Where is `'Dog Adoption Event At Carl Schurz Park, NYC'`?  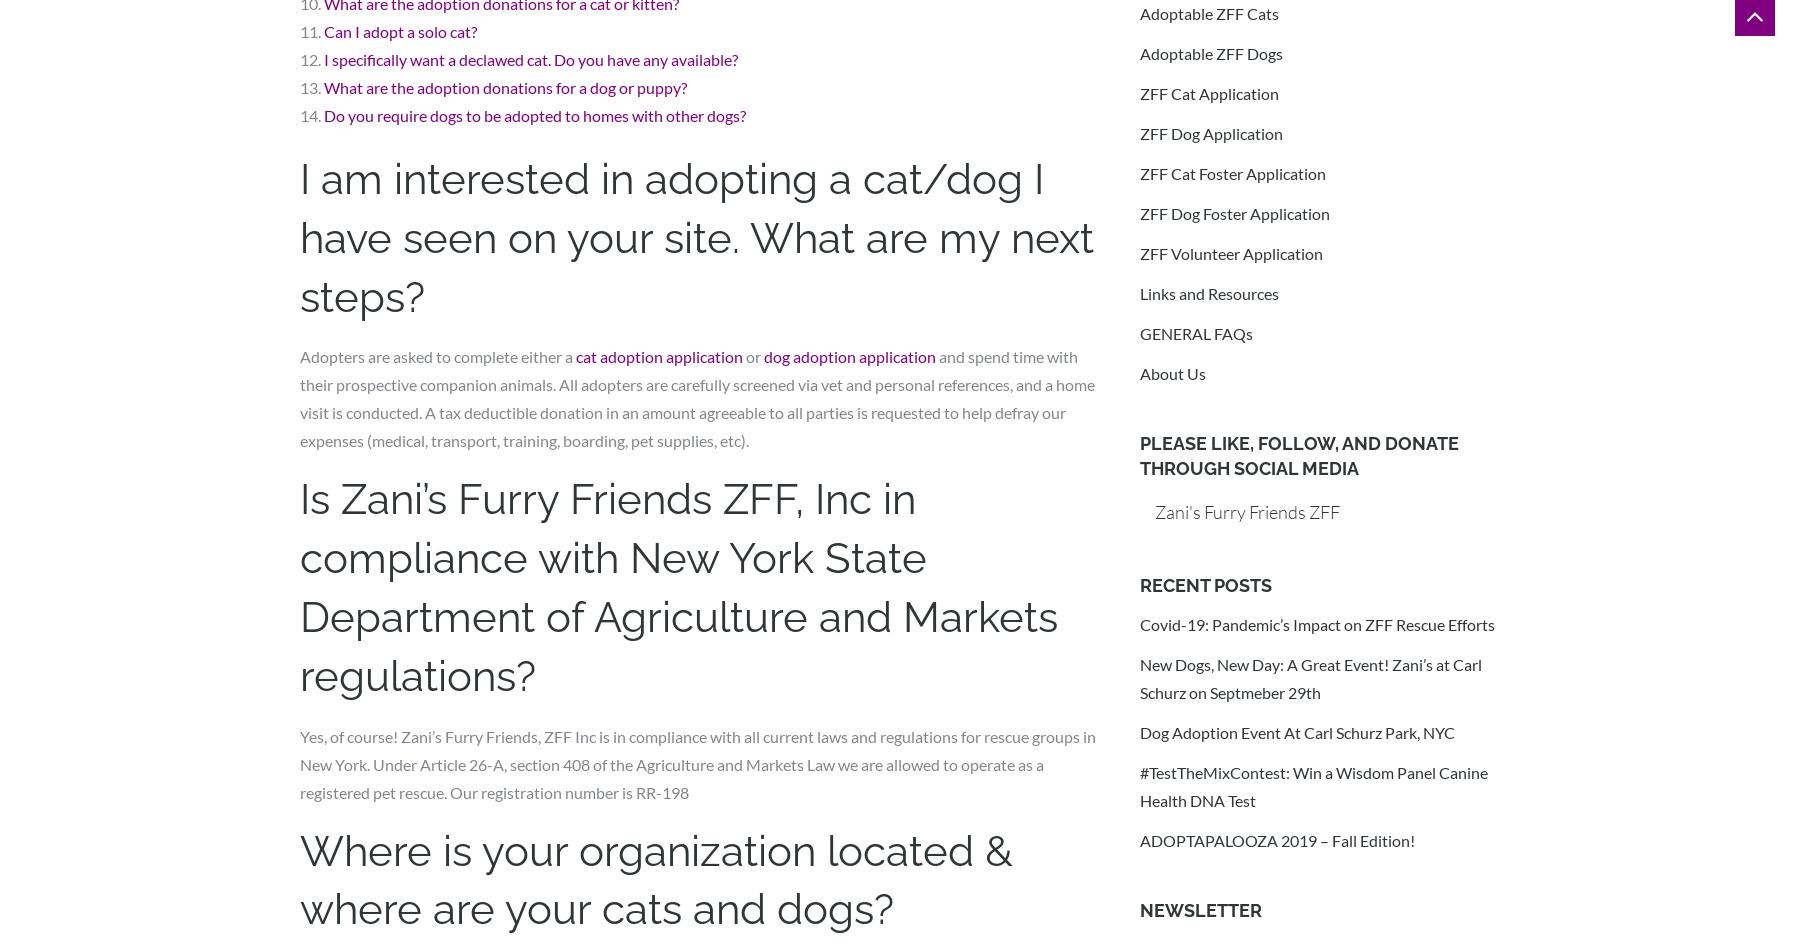 'Dog Adoption Event At Carl Schurz Park, NYC' is located at coordinates (1297, 731).